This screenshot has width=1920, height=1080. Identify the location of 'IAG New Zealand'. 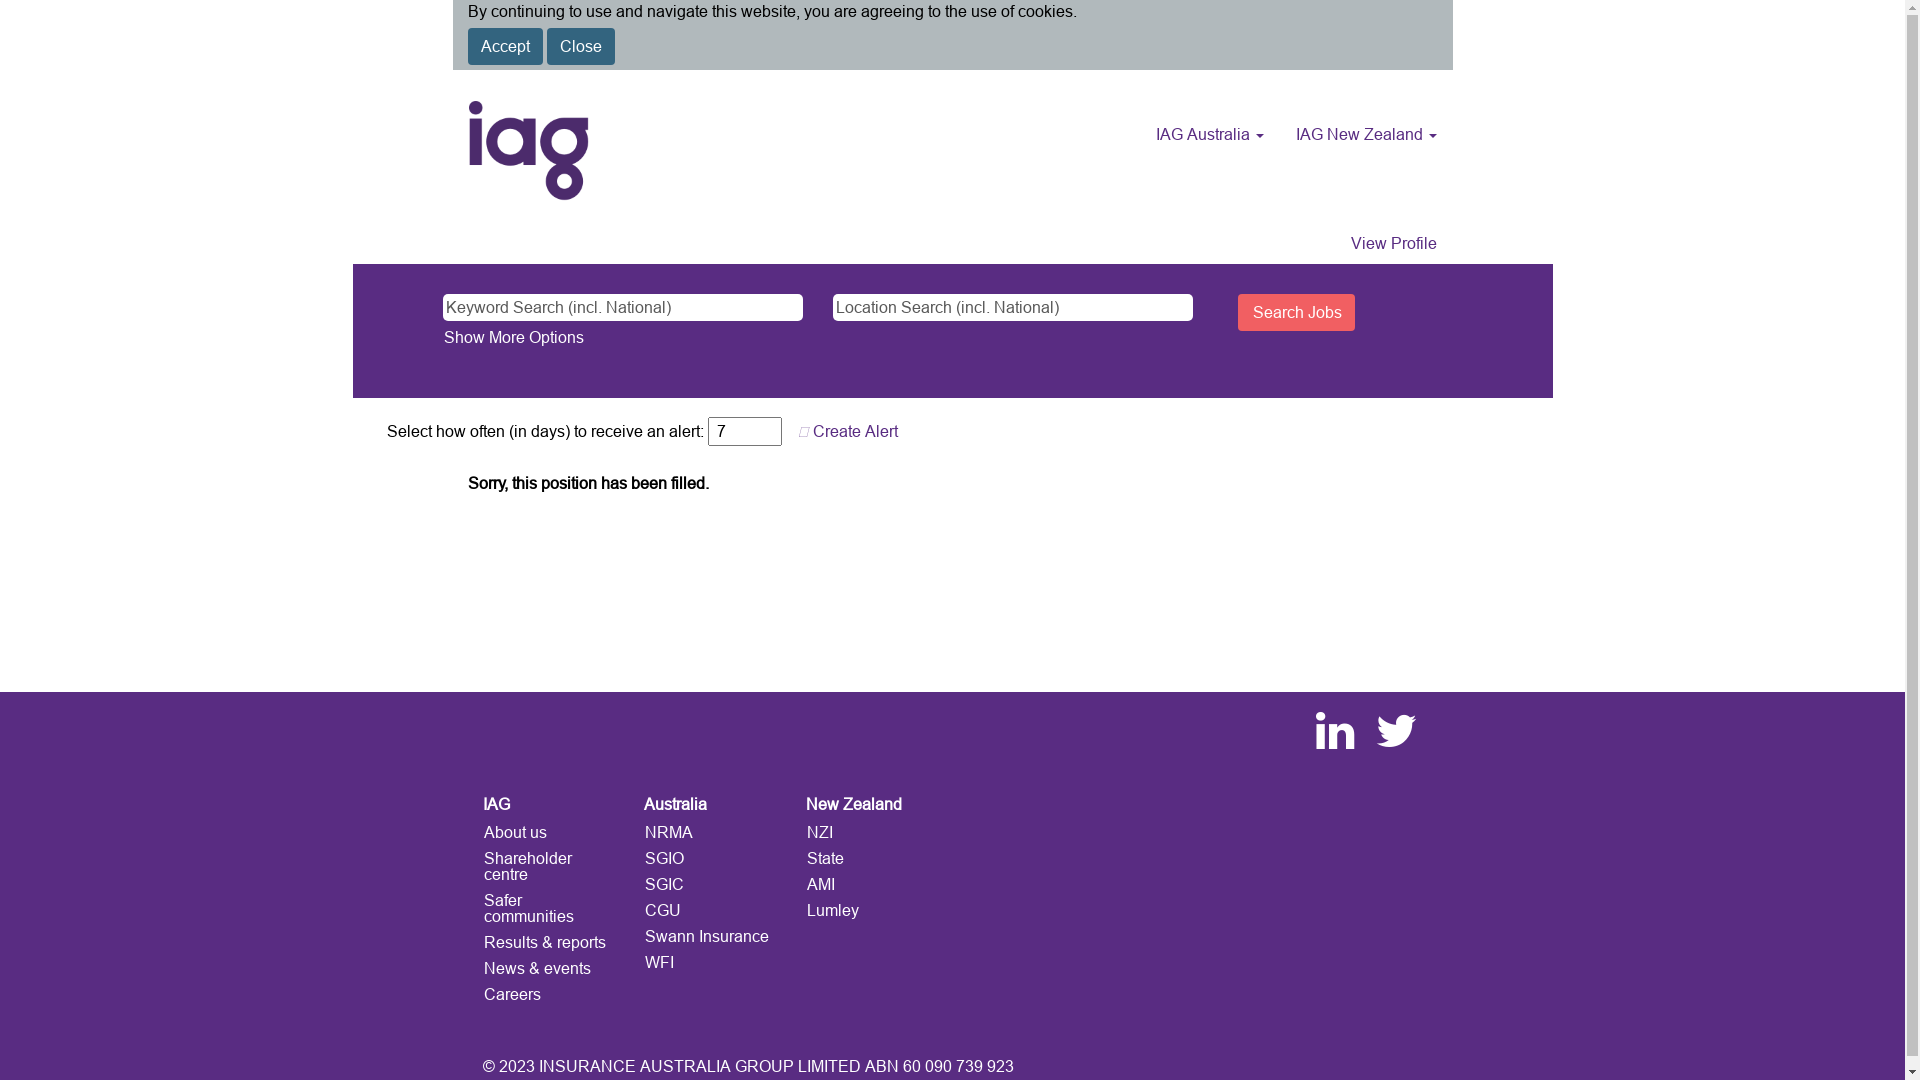
(1364, 134).